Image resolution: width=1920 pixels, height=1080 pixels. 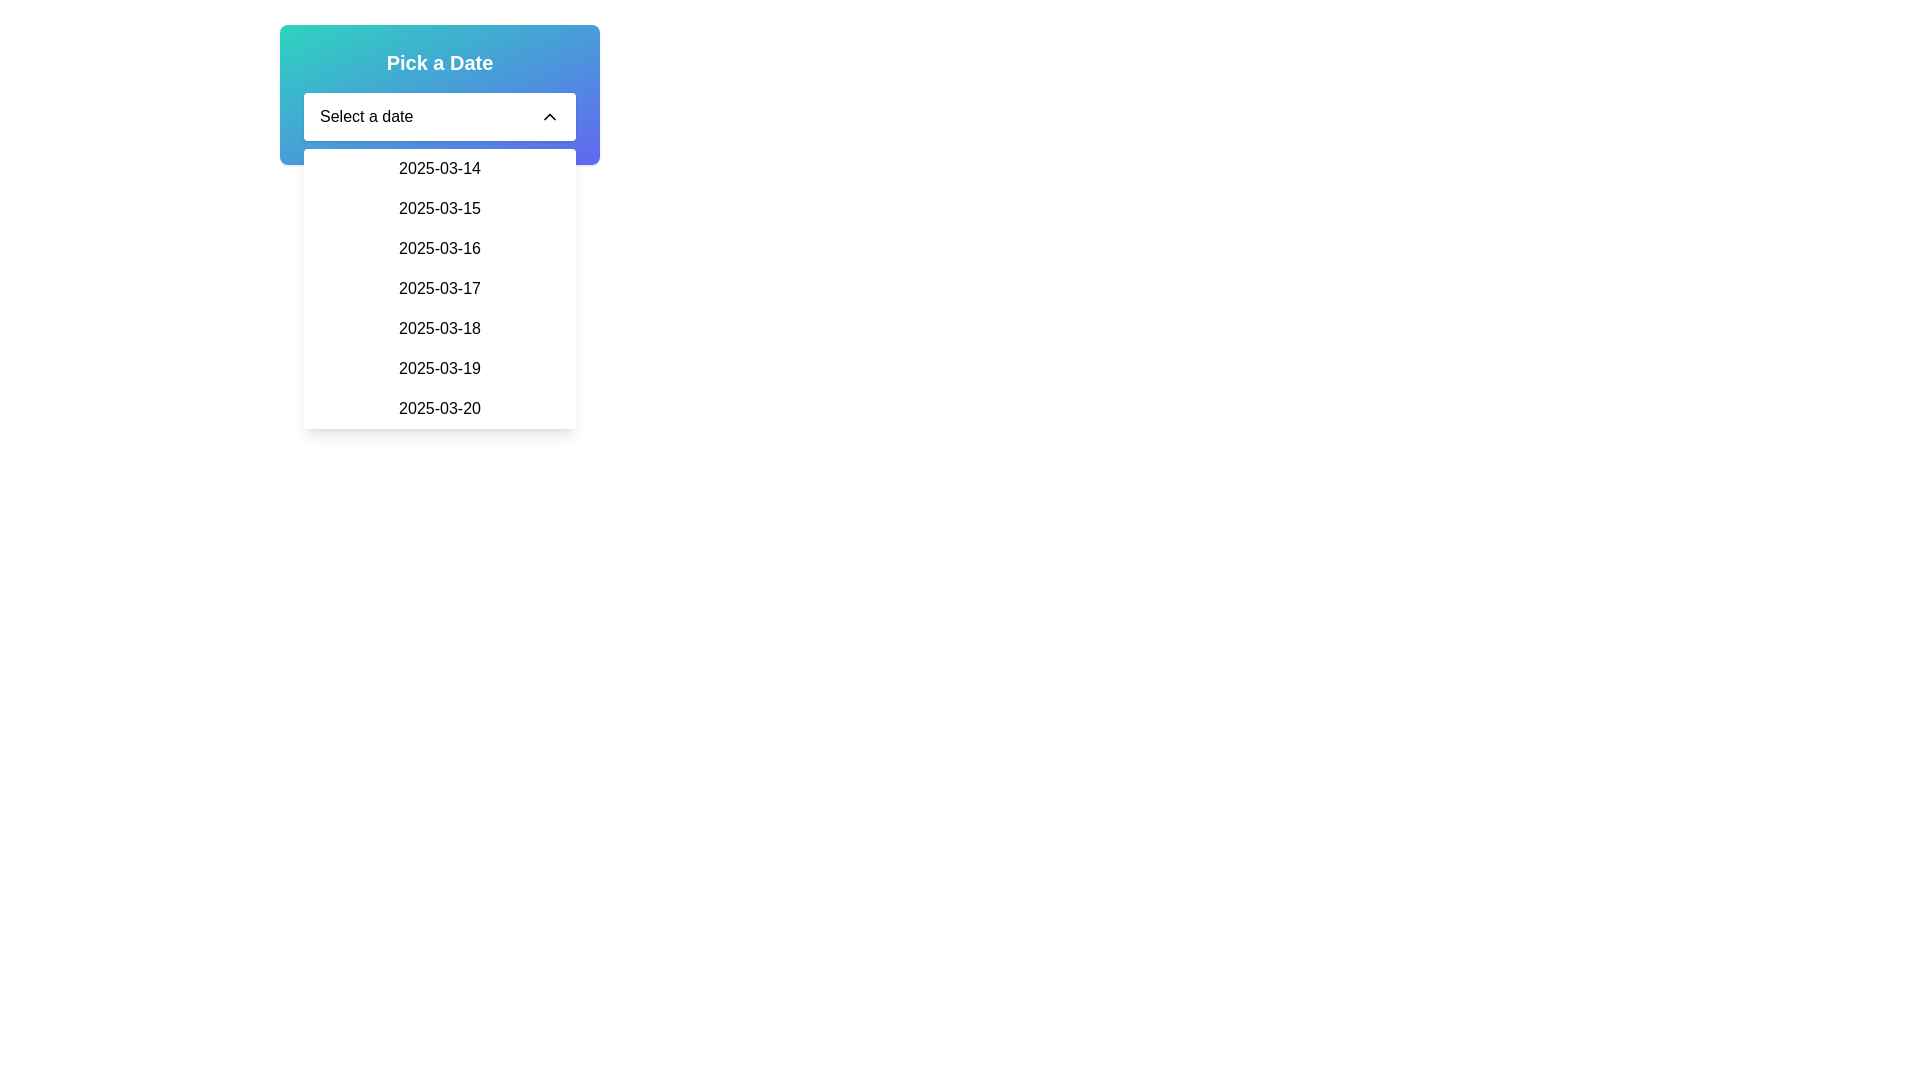 I want to click on the date option '2025-03-20' in the dropdown menu, so click(x=439, y=407).